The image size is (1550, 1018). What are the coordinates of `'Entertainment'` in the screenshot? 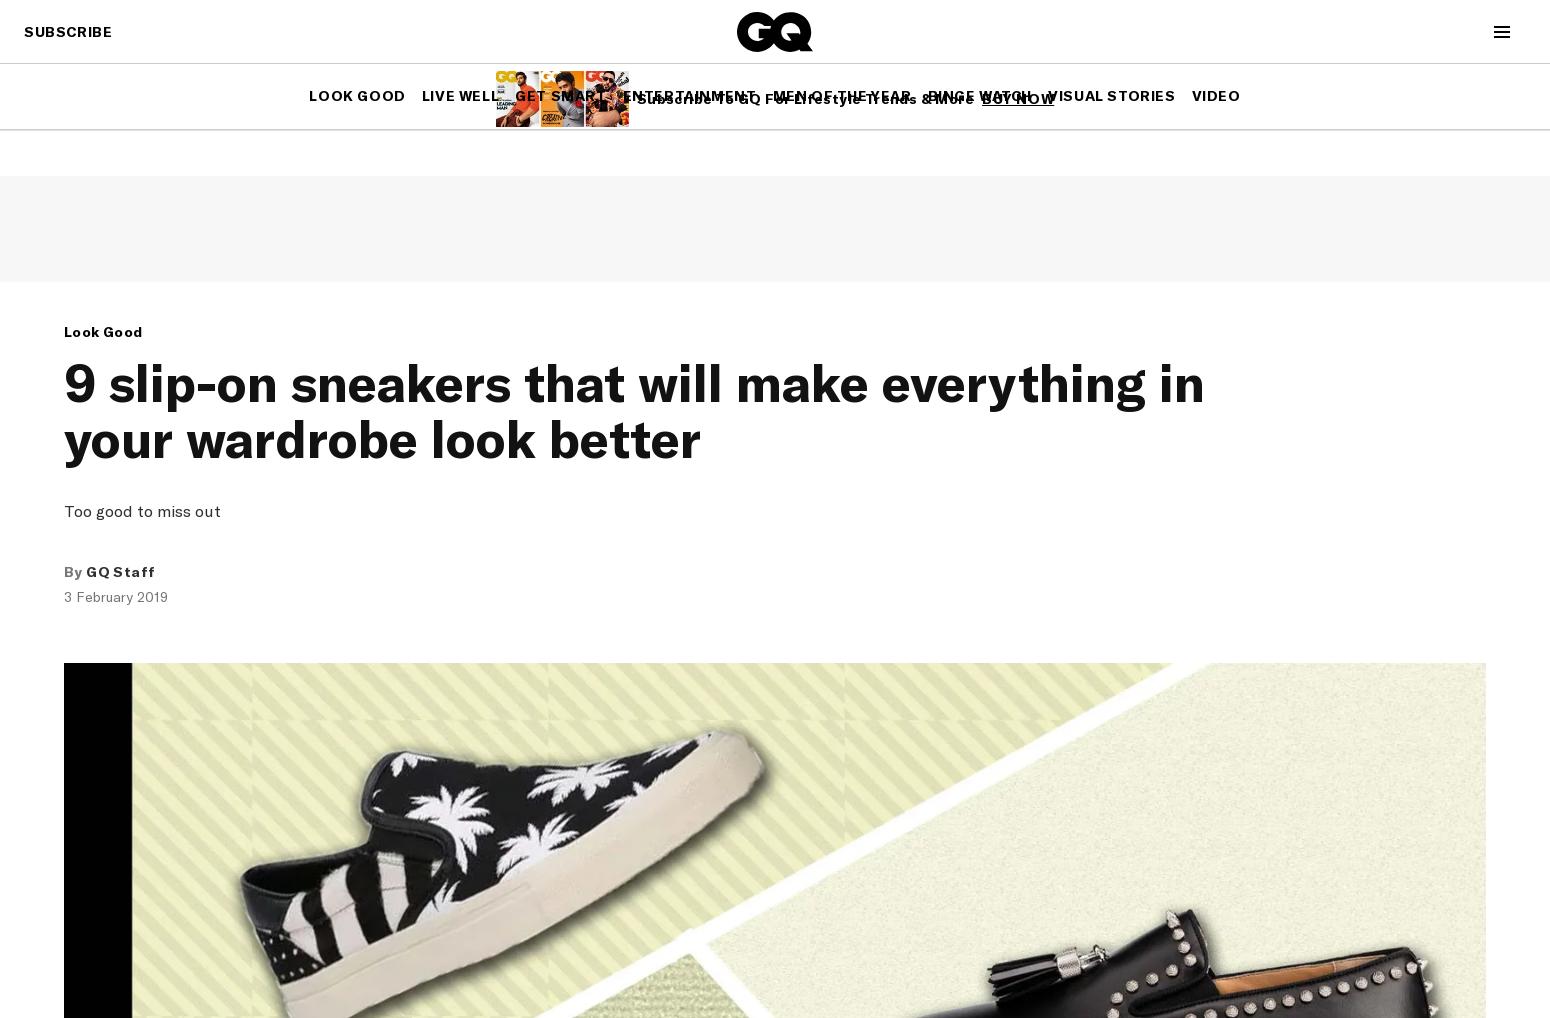 It's located at (687, 95).